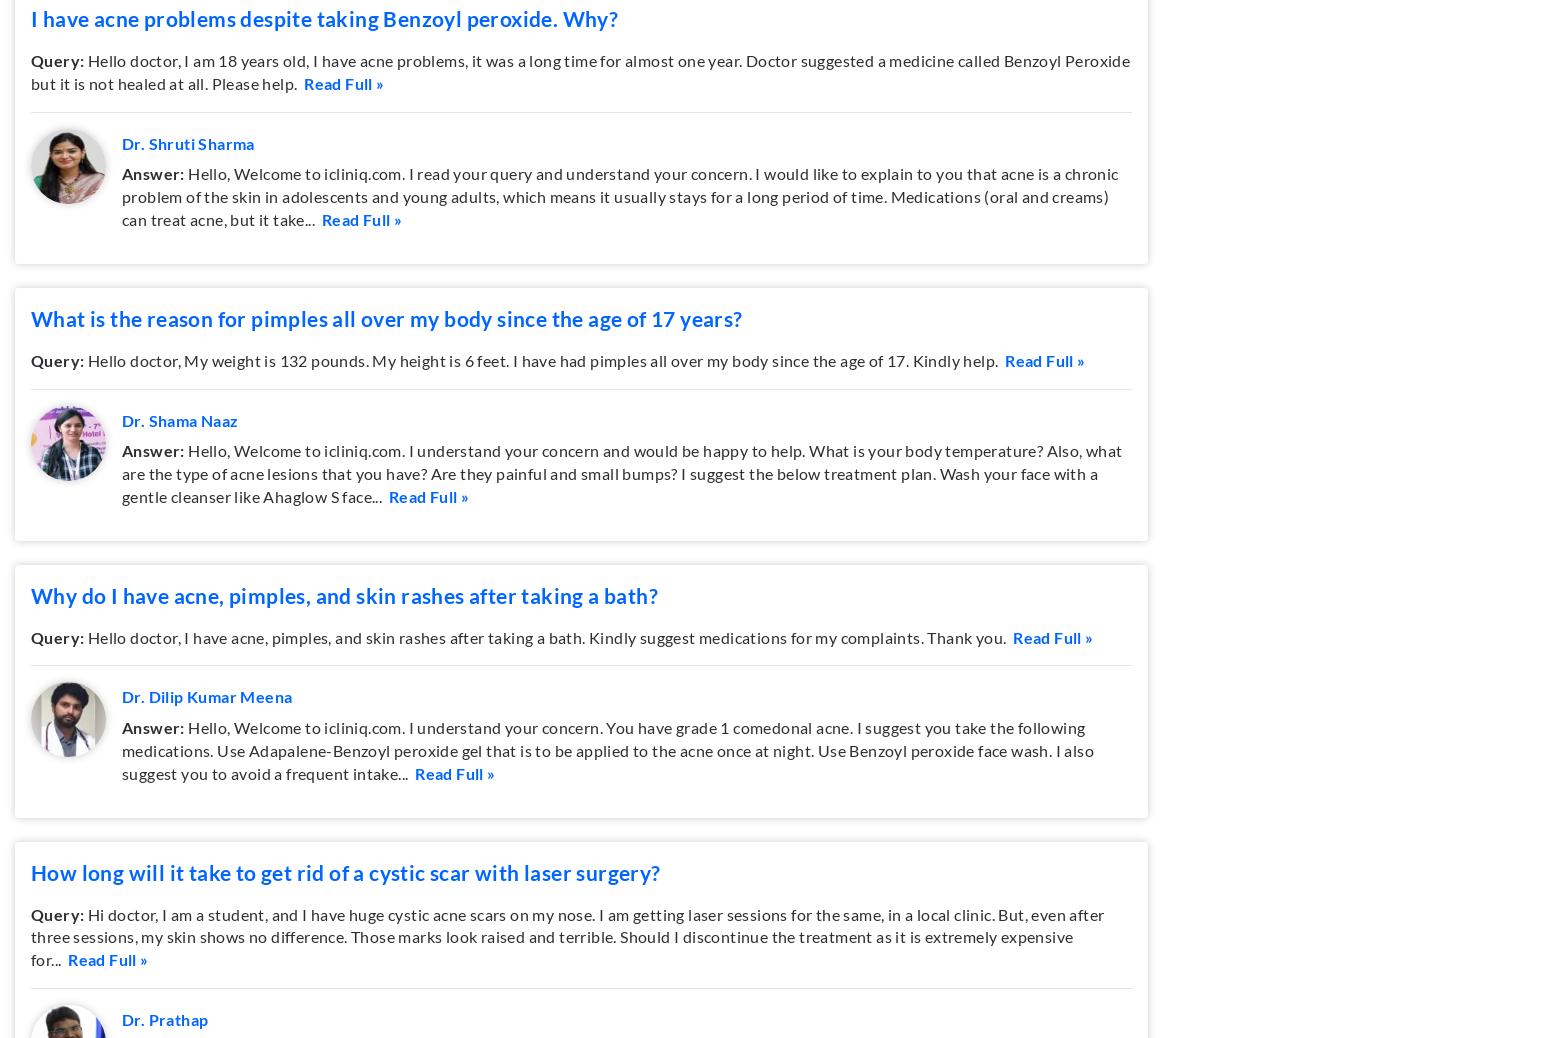 The height and width of the screenshot is (1038, 1550). What do you see at coordinates (674, 134) in the screenshot?
I see `'Urology'` at bounding box center [674, 134].